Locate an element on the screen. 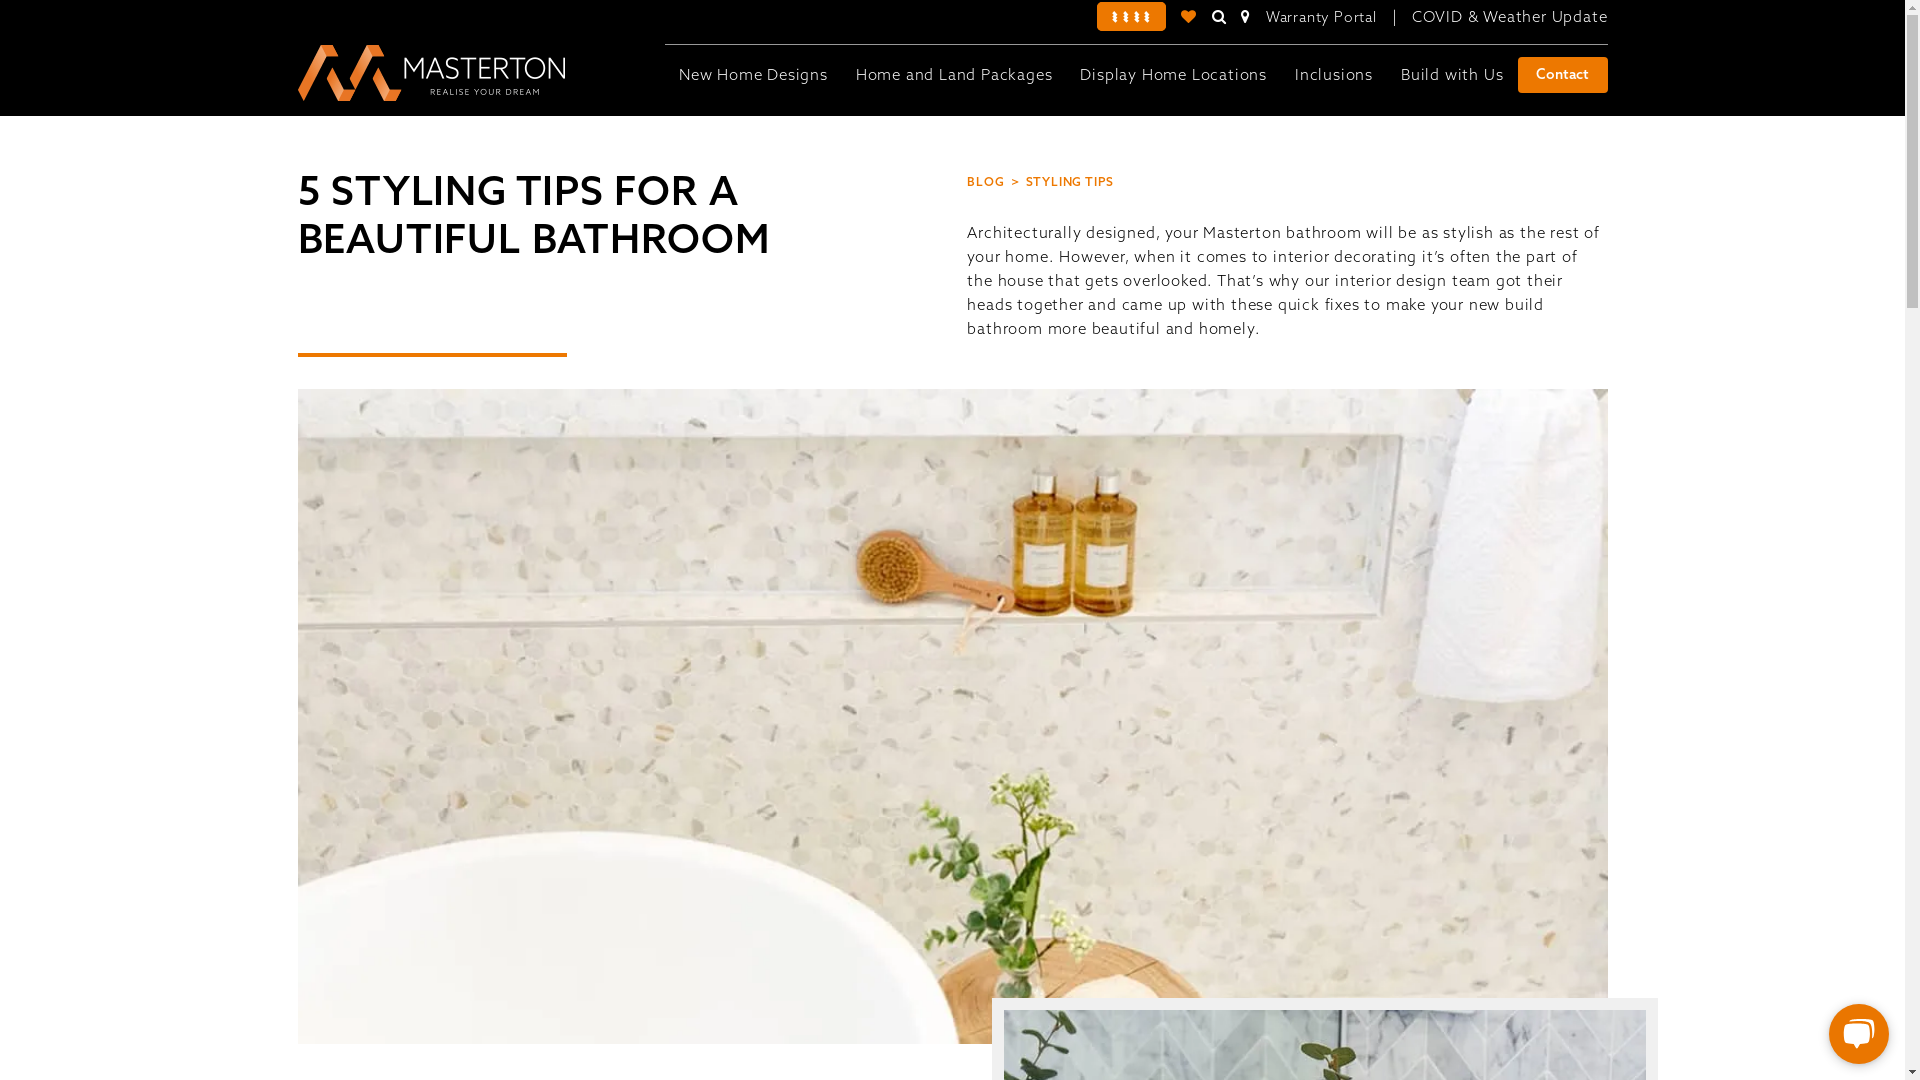 The width and height of the screenshot is (1920, 1080). 'Display Home Locations' is located at coordinates (1173, 73).